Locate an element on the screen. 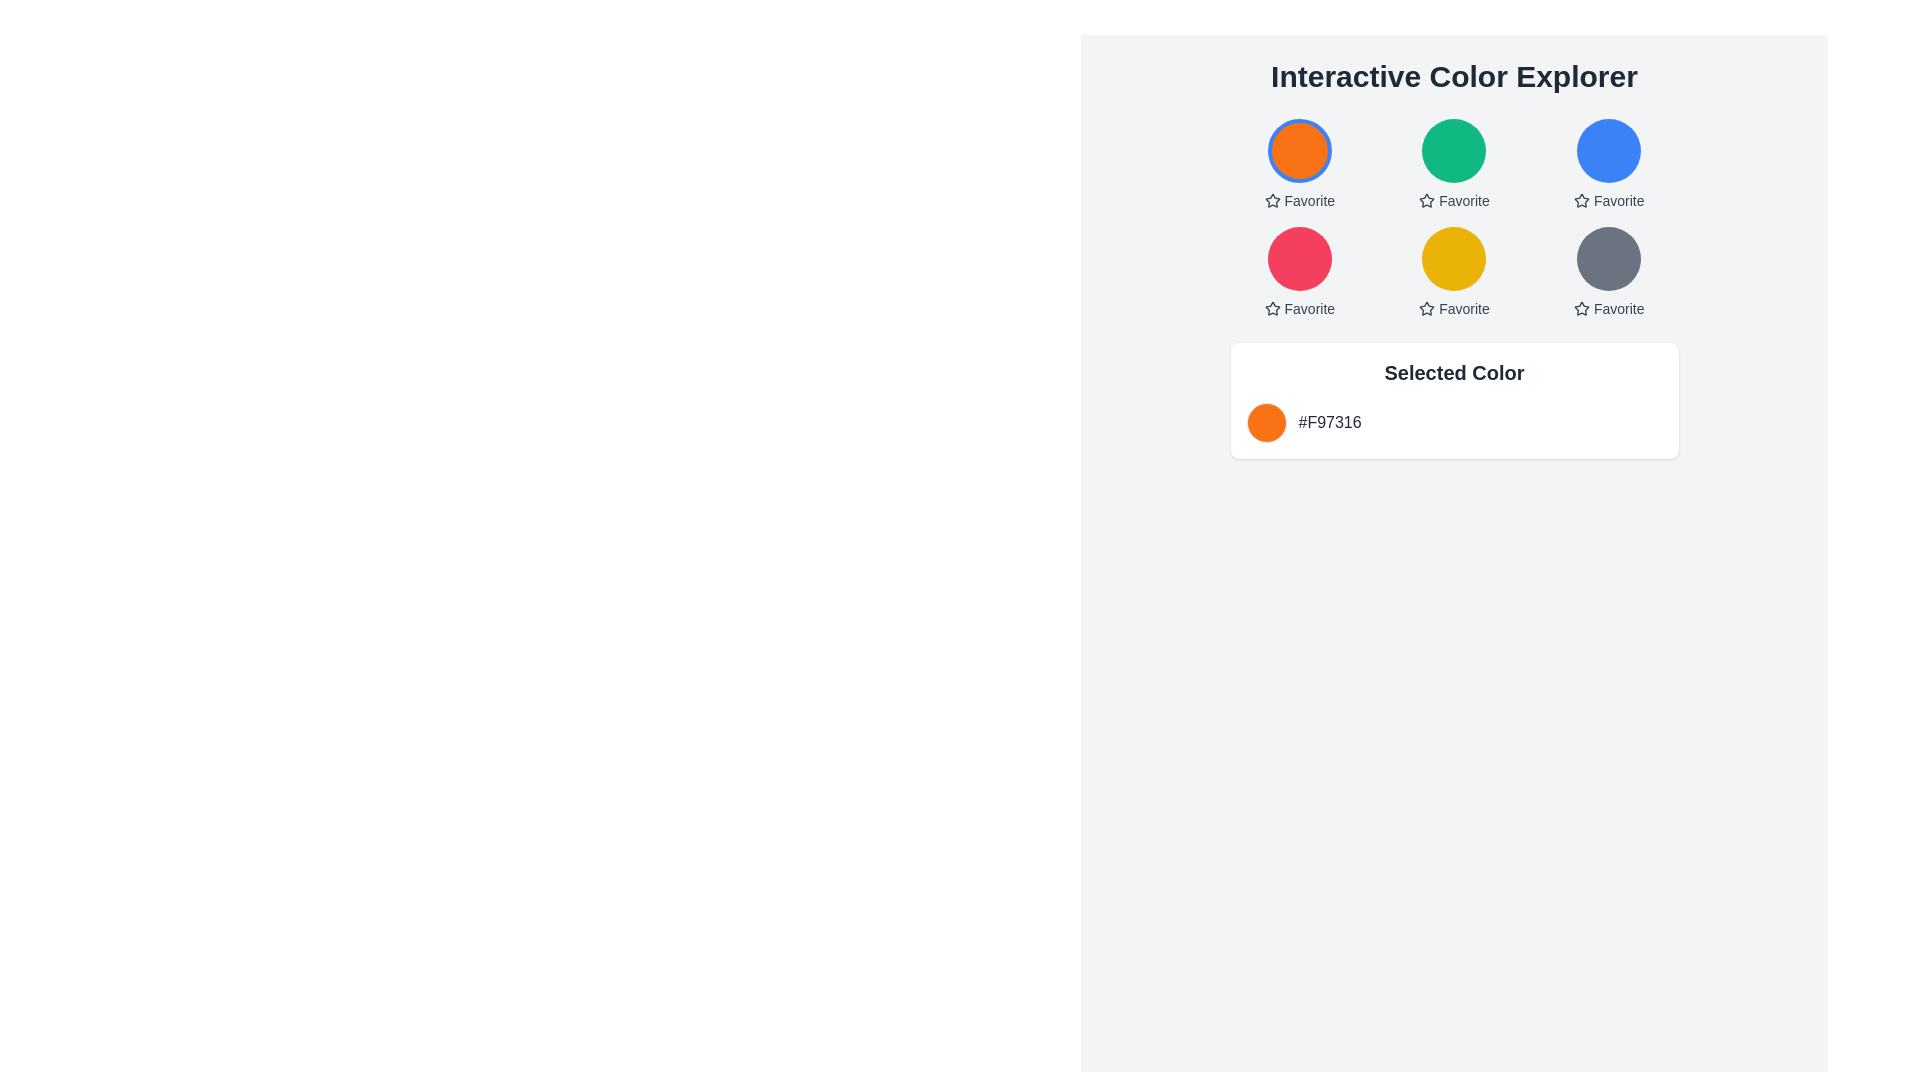  the star icon located in the second row of the color selector grid is located at coordinates (1426, 308).